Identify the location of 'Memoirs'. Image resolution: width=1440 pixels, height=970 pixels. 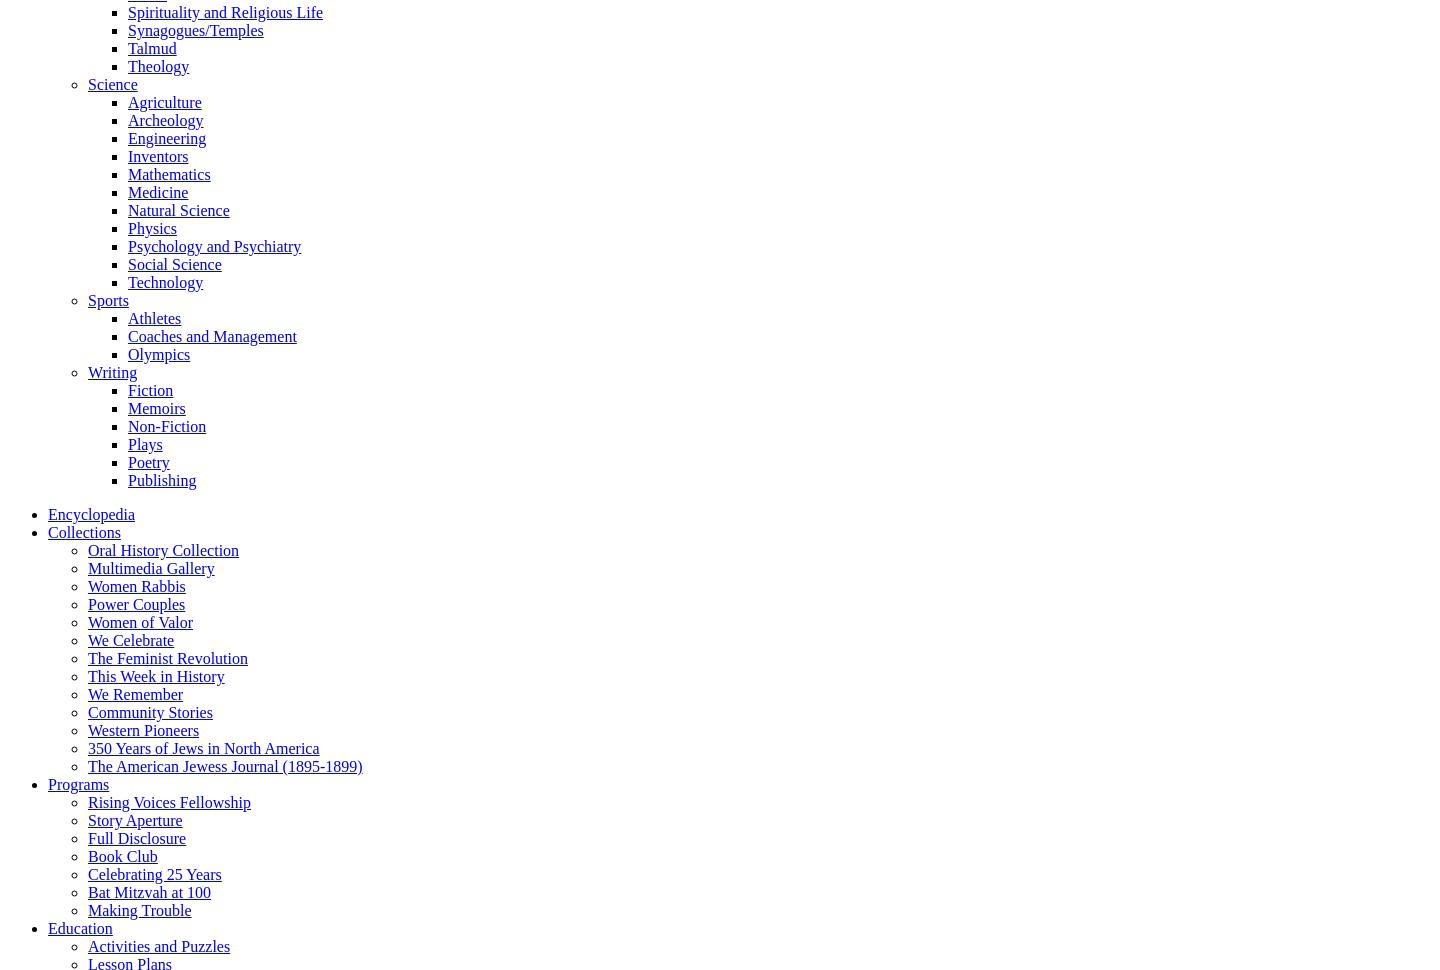
(155, 407).